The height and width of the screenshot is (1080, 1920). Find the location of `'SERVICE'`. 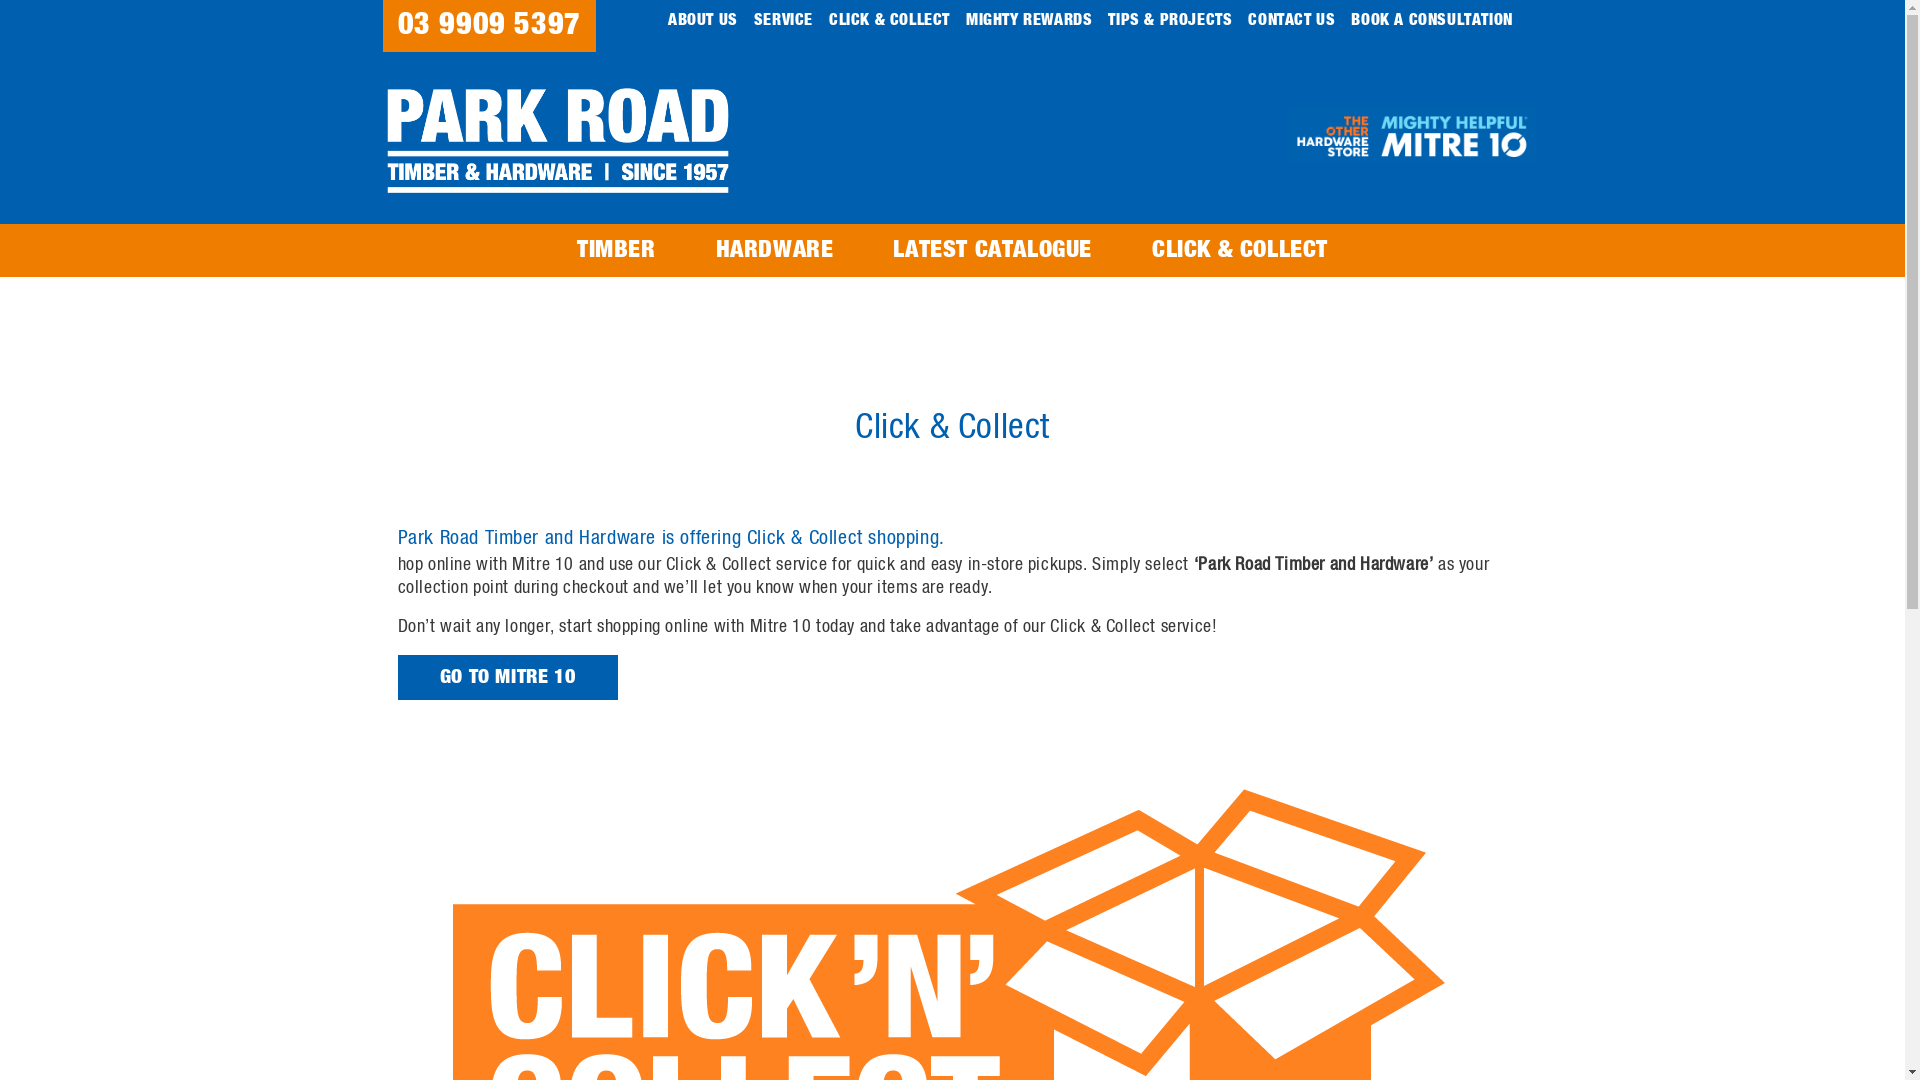

'SERVICE' is located at coordinates (782, 19).